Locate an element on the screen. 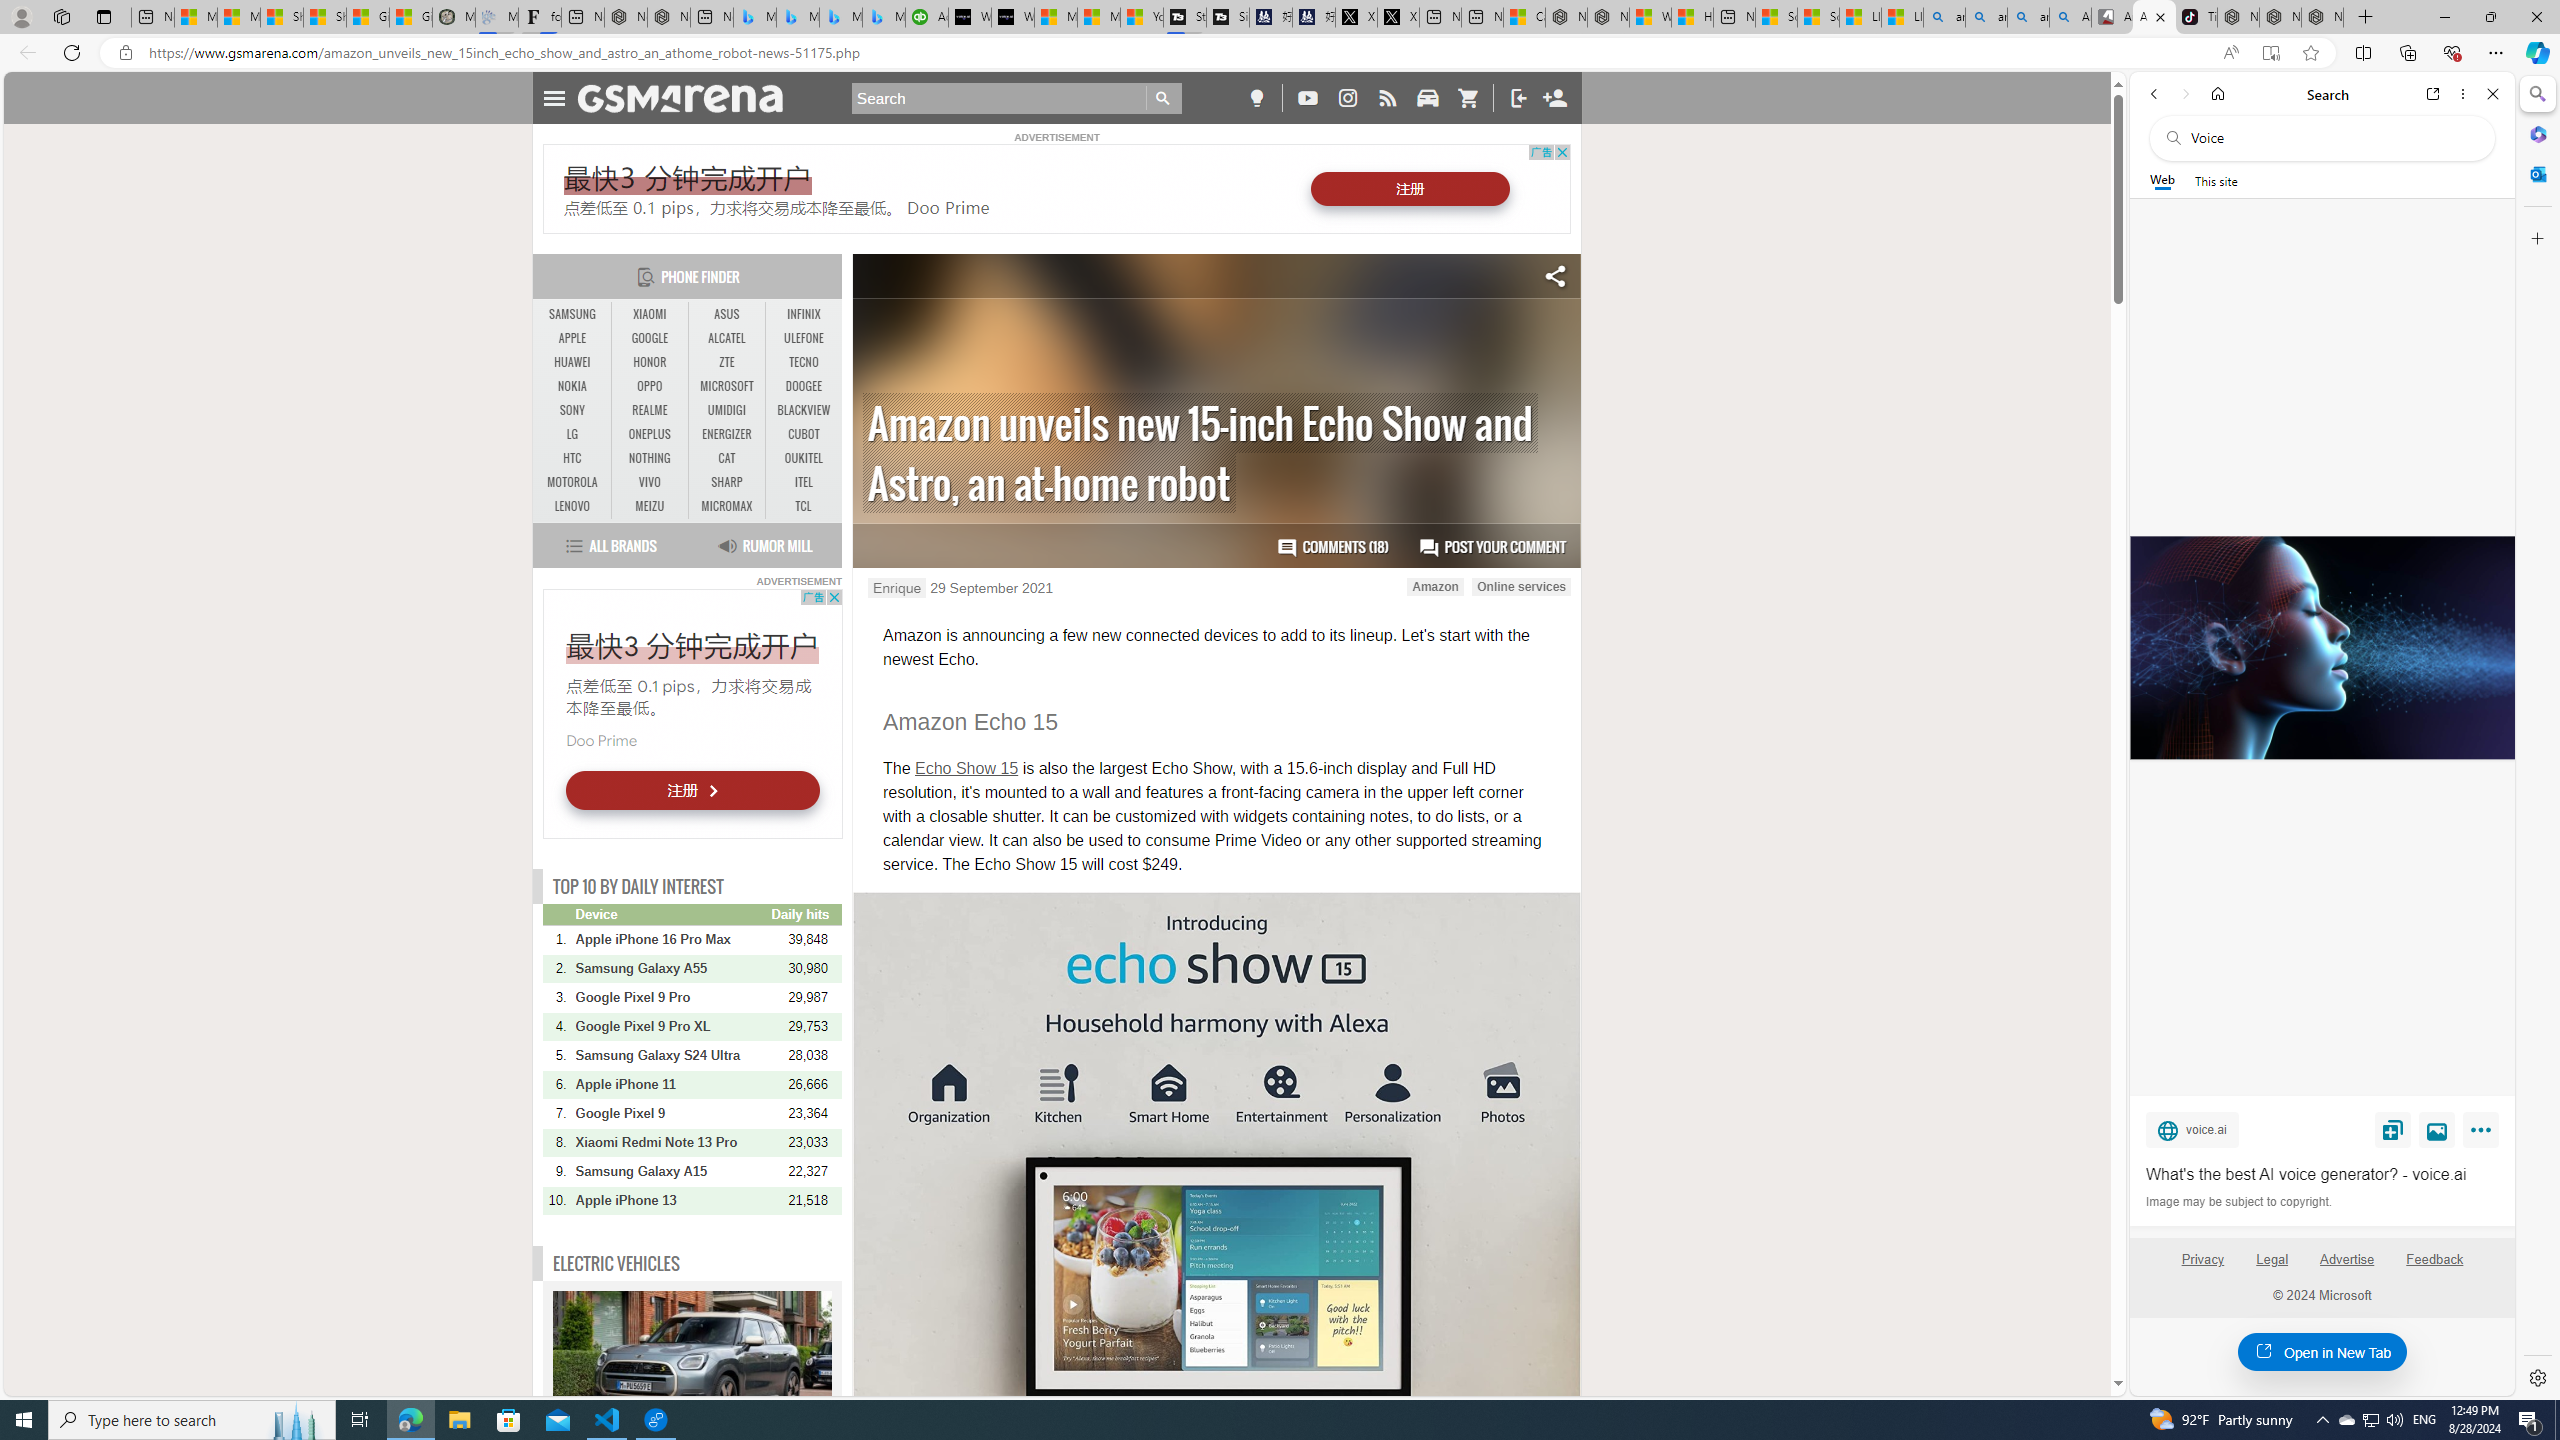 The height and width of the screenshot is (1440, 2560). 'SAMSUNG' is located at coordinates (572, 314).